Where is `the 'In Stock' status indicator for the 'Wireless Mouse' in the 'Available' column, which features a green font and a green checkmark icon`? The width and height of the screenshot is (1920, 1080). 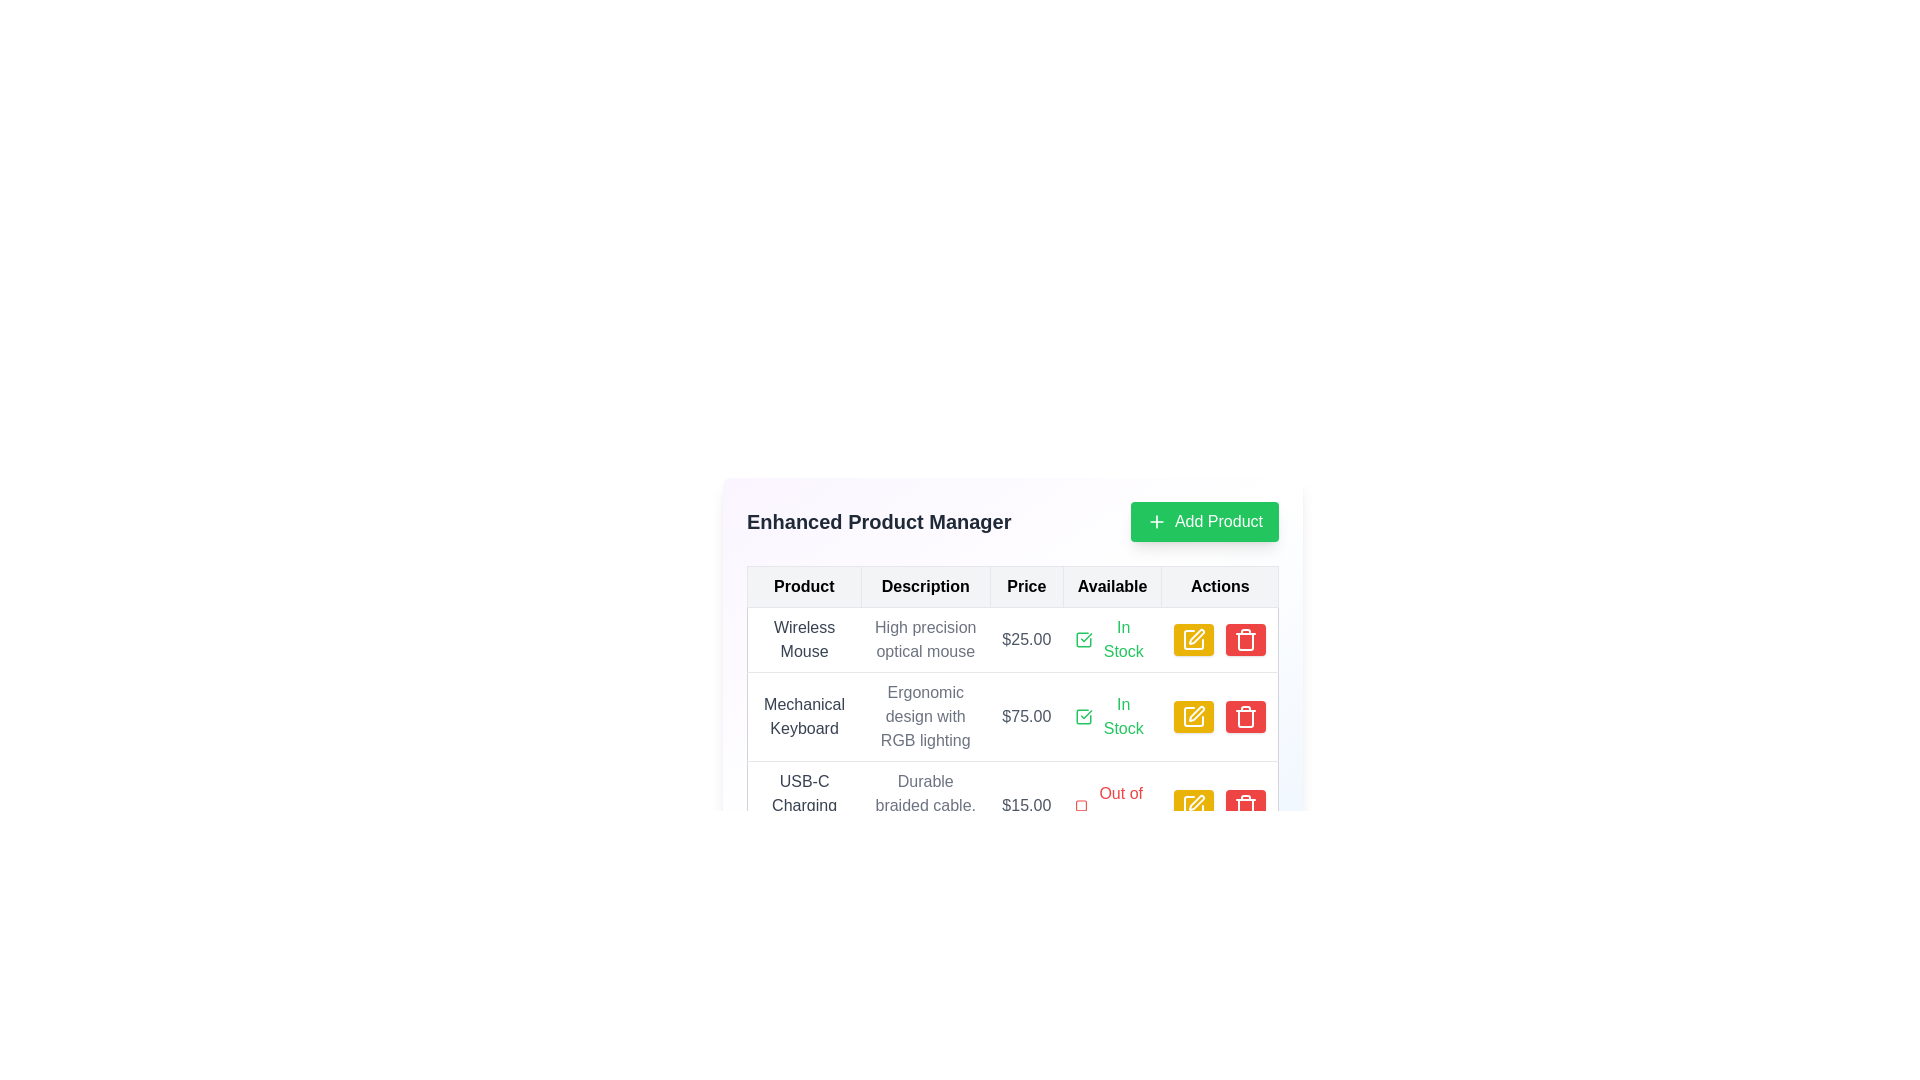
the 'In Stock' status indicator for the 'Wireless Mouse' in the 'Available' column, which features a green font and a green checkmark icon is located at coordinates (1111, 640).